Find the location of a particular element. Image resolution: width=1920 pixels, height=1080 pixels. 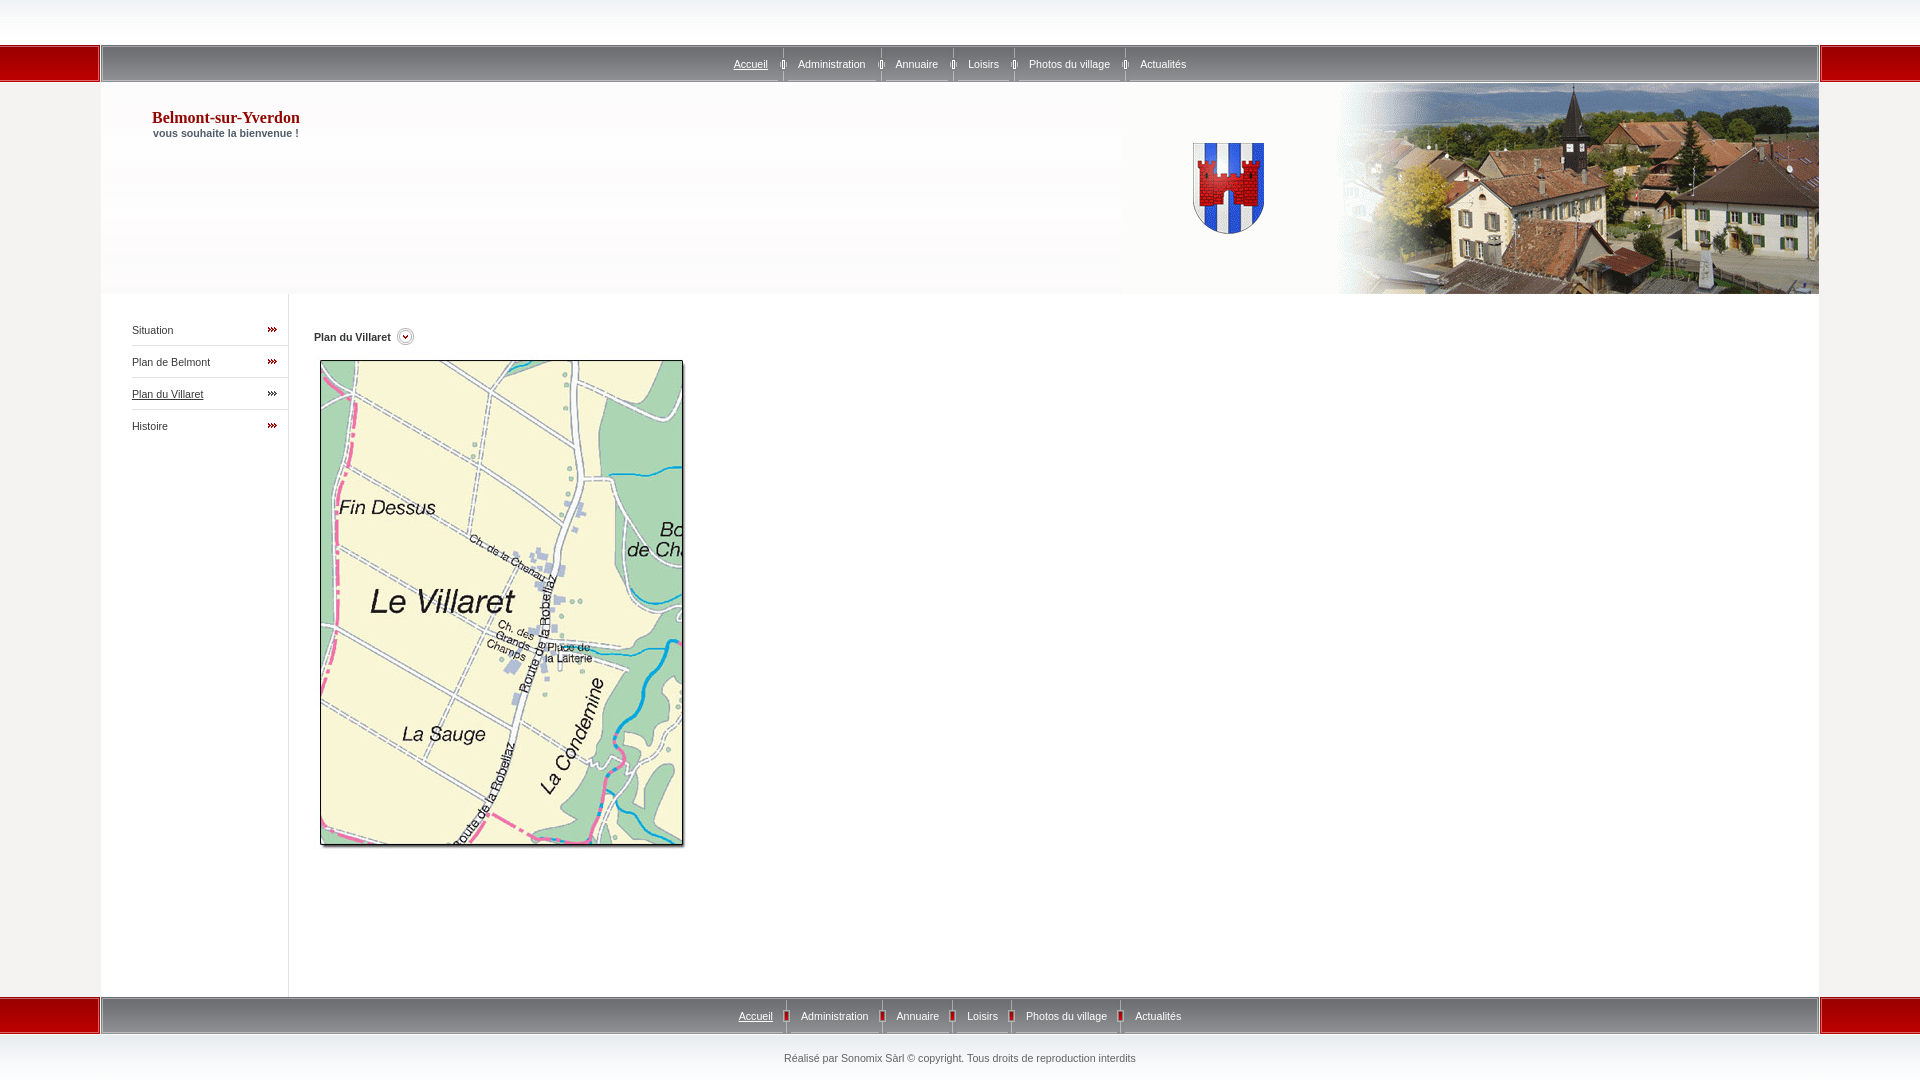

'Administration' is located at coordinates (831, 63).